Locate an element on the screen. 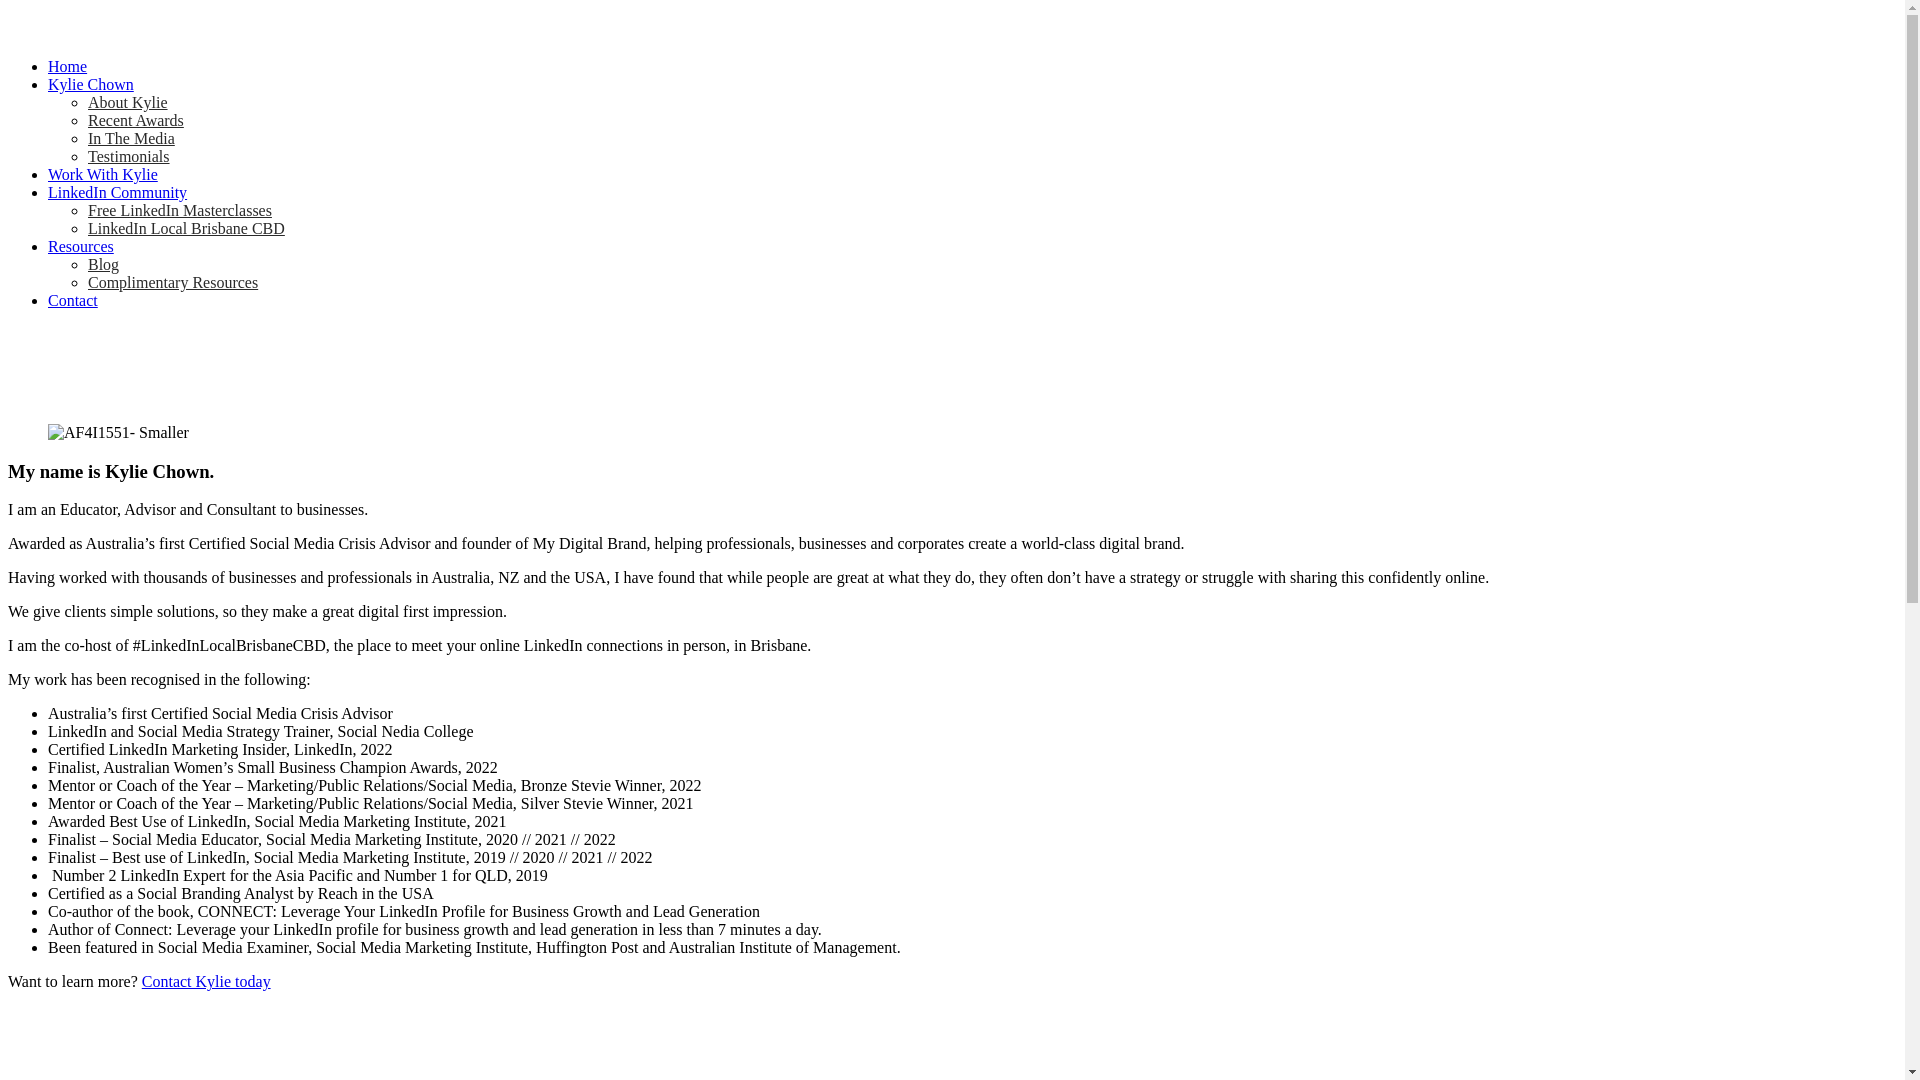 The width and height of the screenshot is (1920, 1080). 'Work With Kylie' is located at coordinates (101, 173).